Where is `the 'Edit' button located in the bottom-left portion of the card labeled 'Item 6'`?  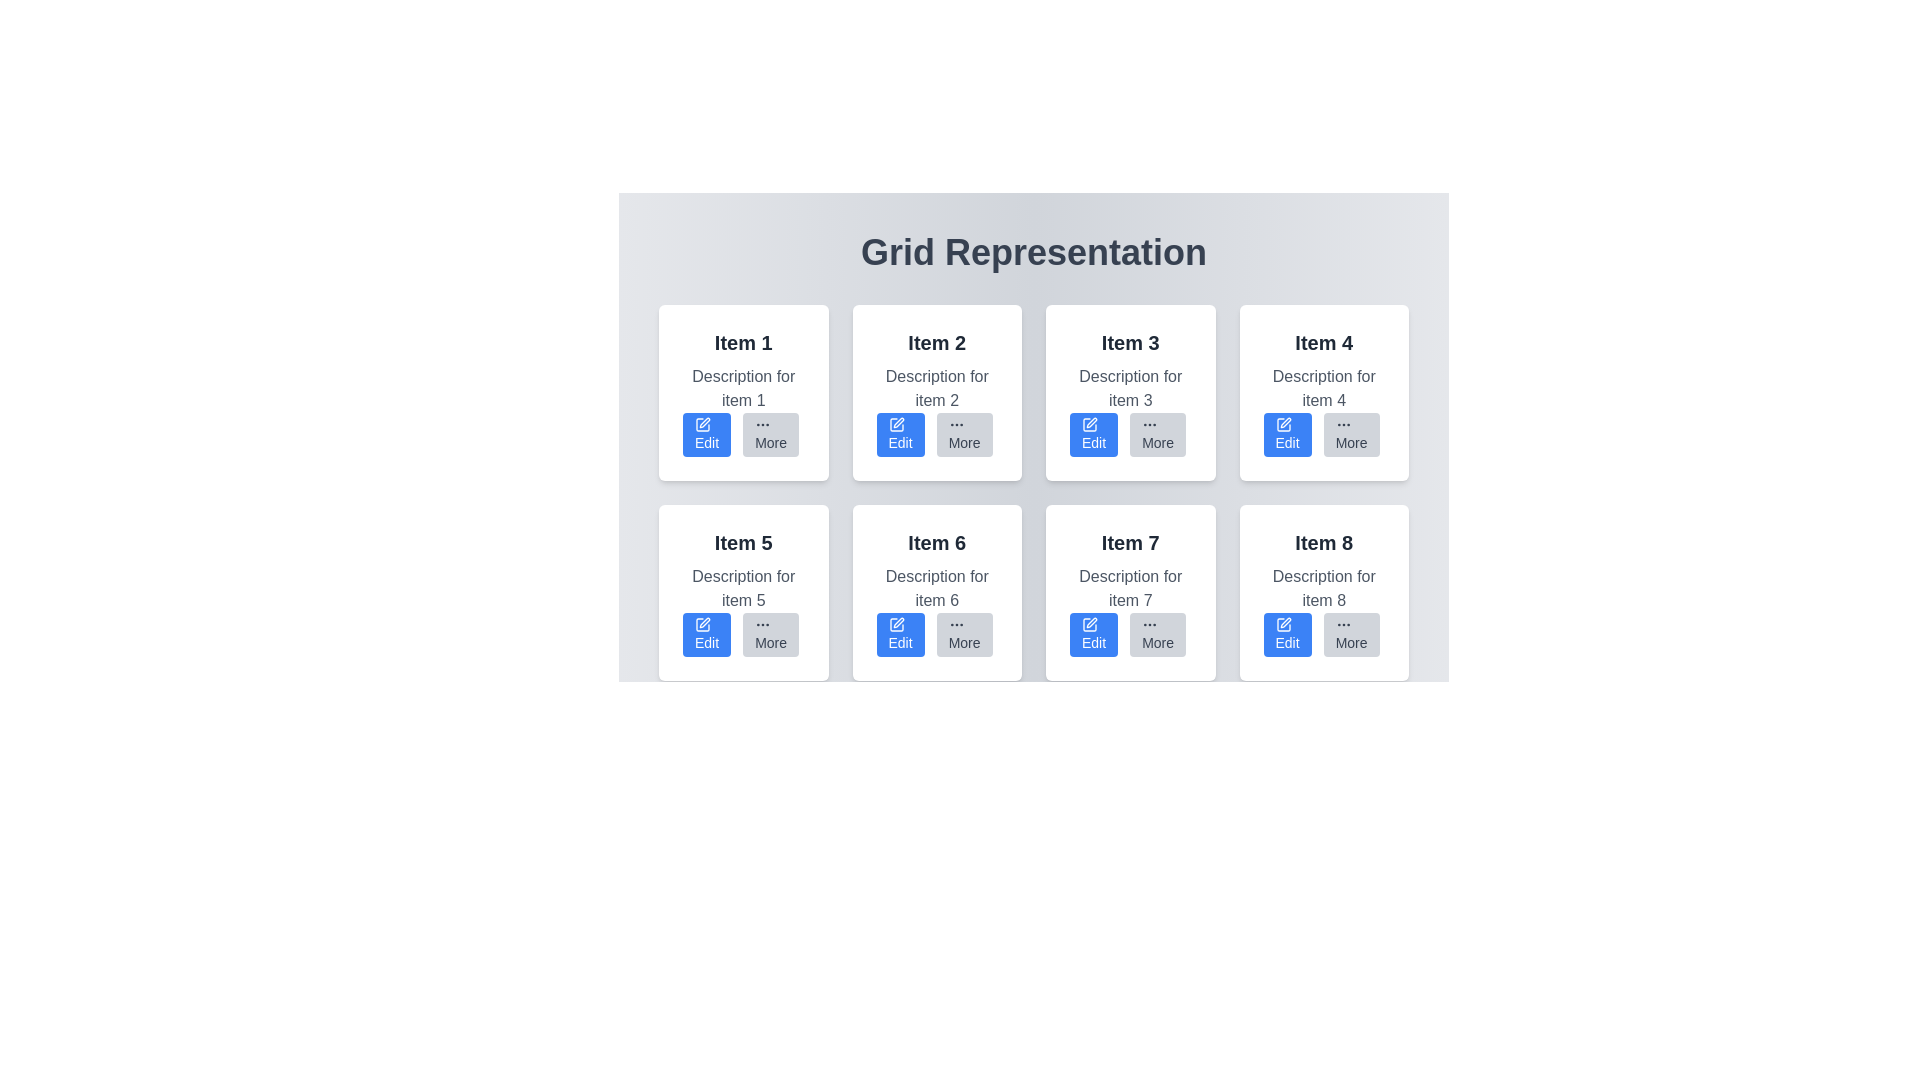
the 'Edit' button located in the bottom-left portion of the card labeled 'Item 6' is located at coordinates (899, 635).